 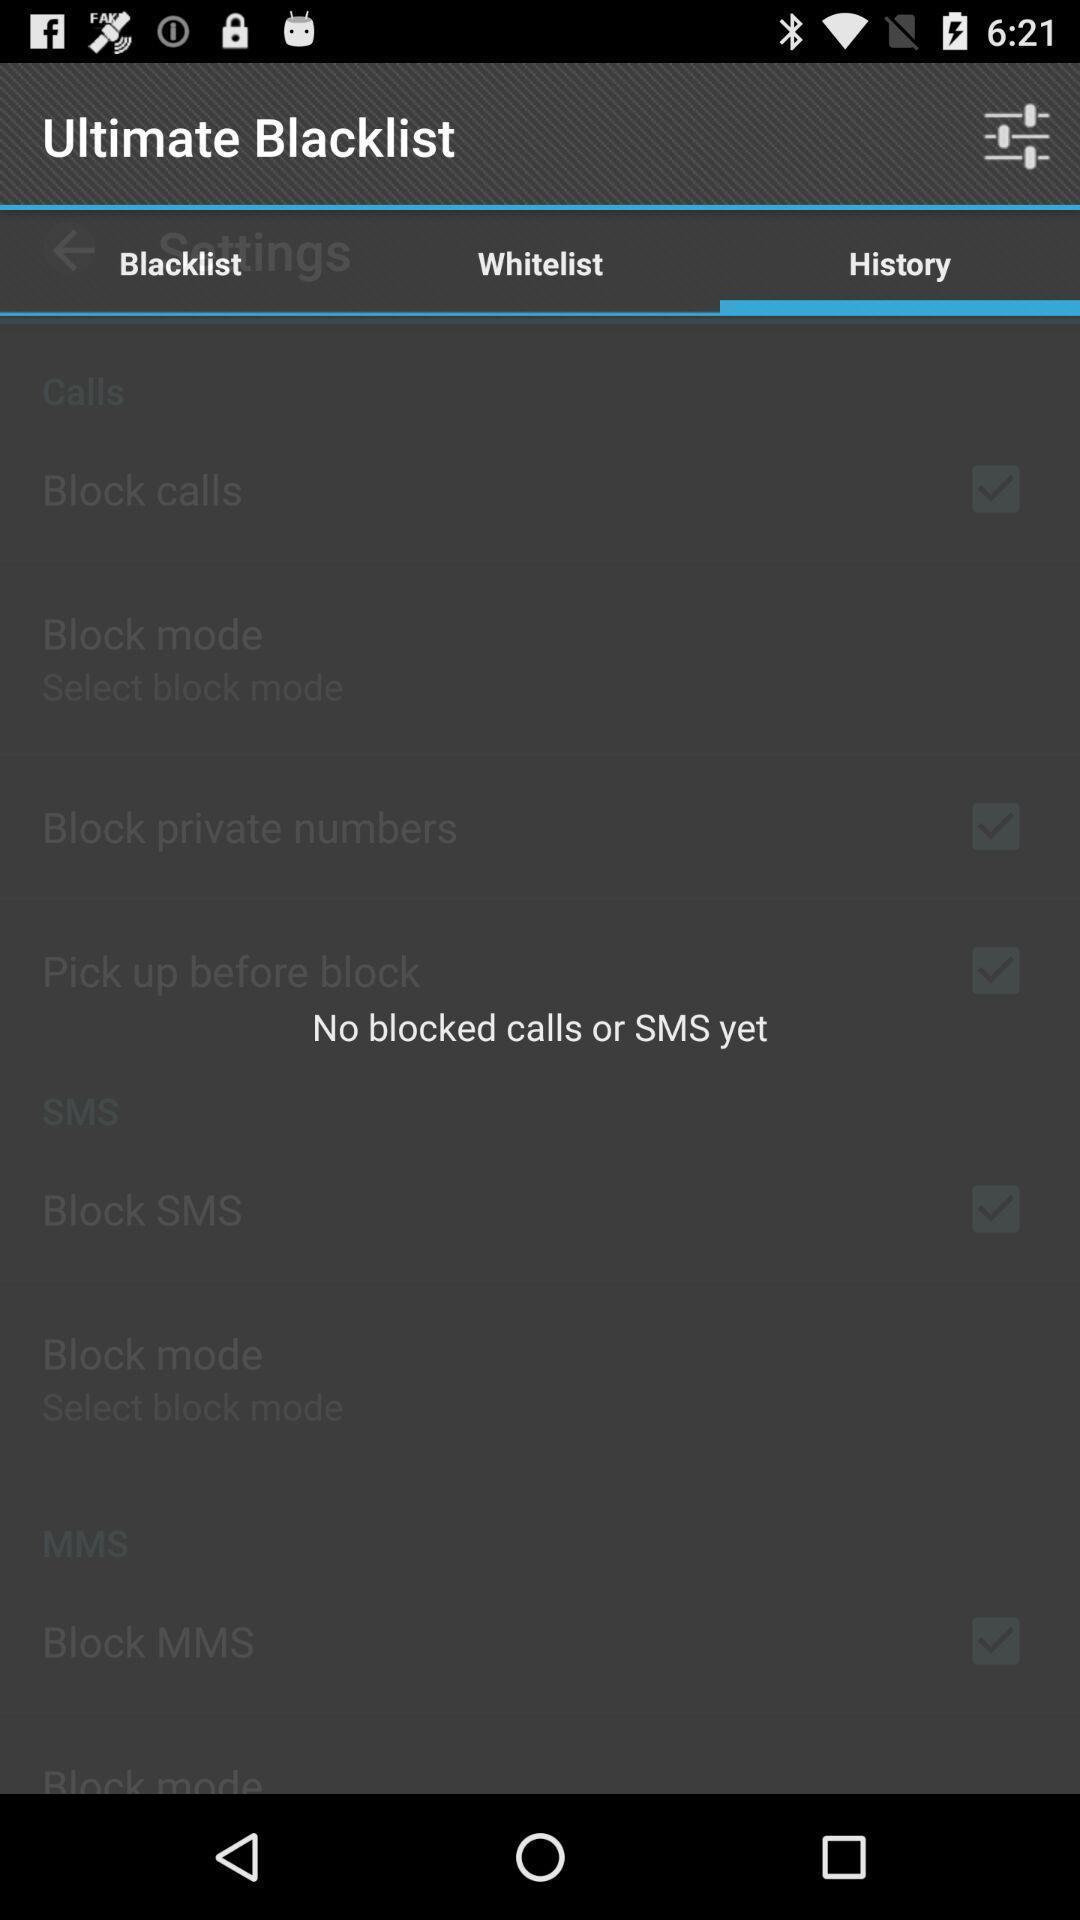 I want to click on whitelist item, so click(x=540, y=261).